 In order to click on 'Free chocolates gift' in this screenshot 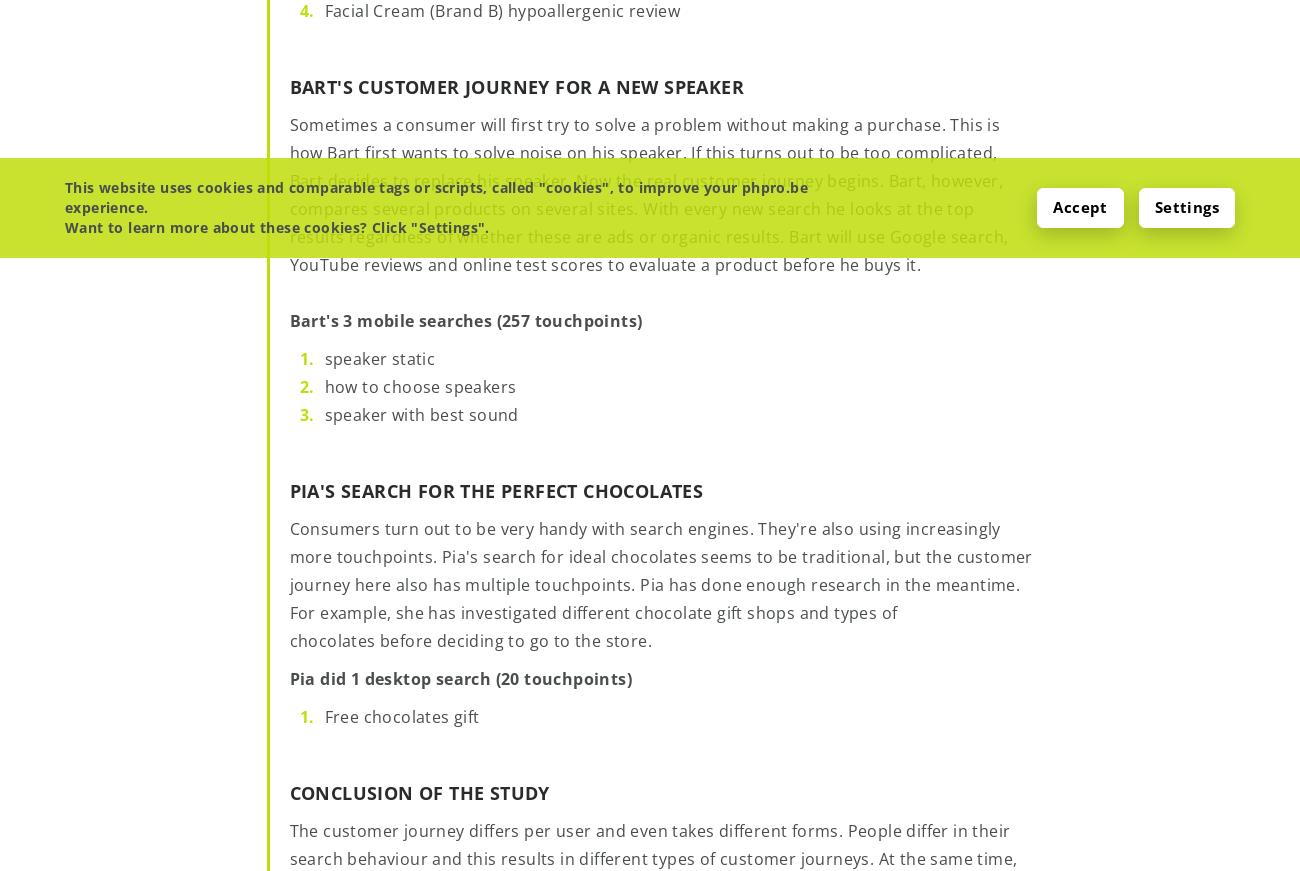, I will do `click(401, 714)`.